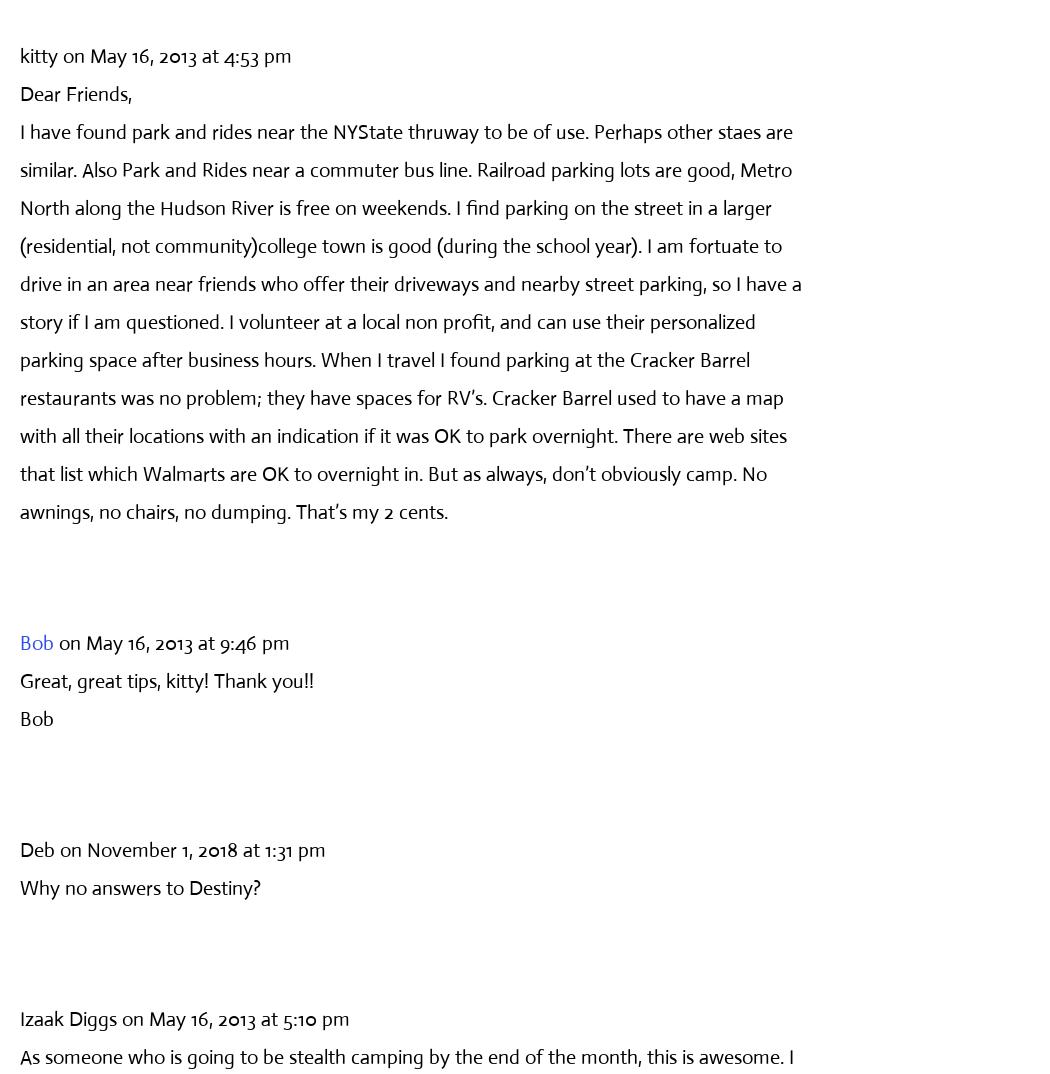 The height and width of the screenshot is (1074, 1050). I want to click on 'Why no answers to Destiny?', so click(139, 886).